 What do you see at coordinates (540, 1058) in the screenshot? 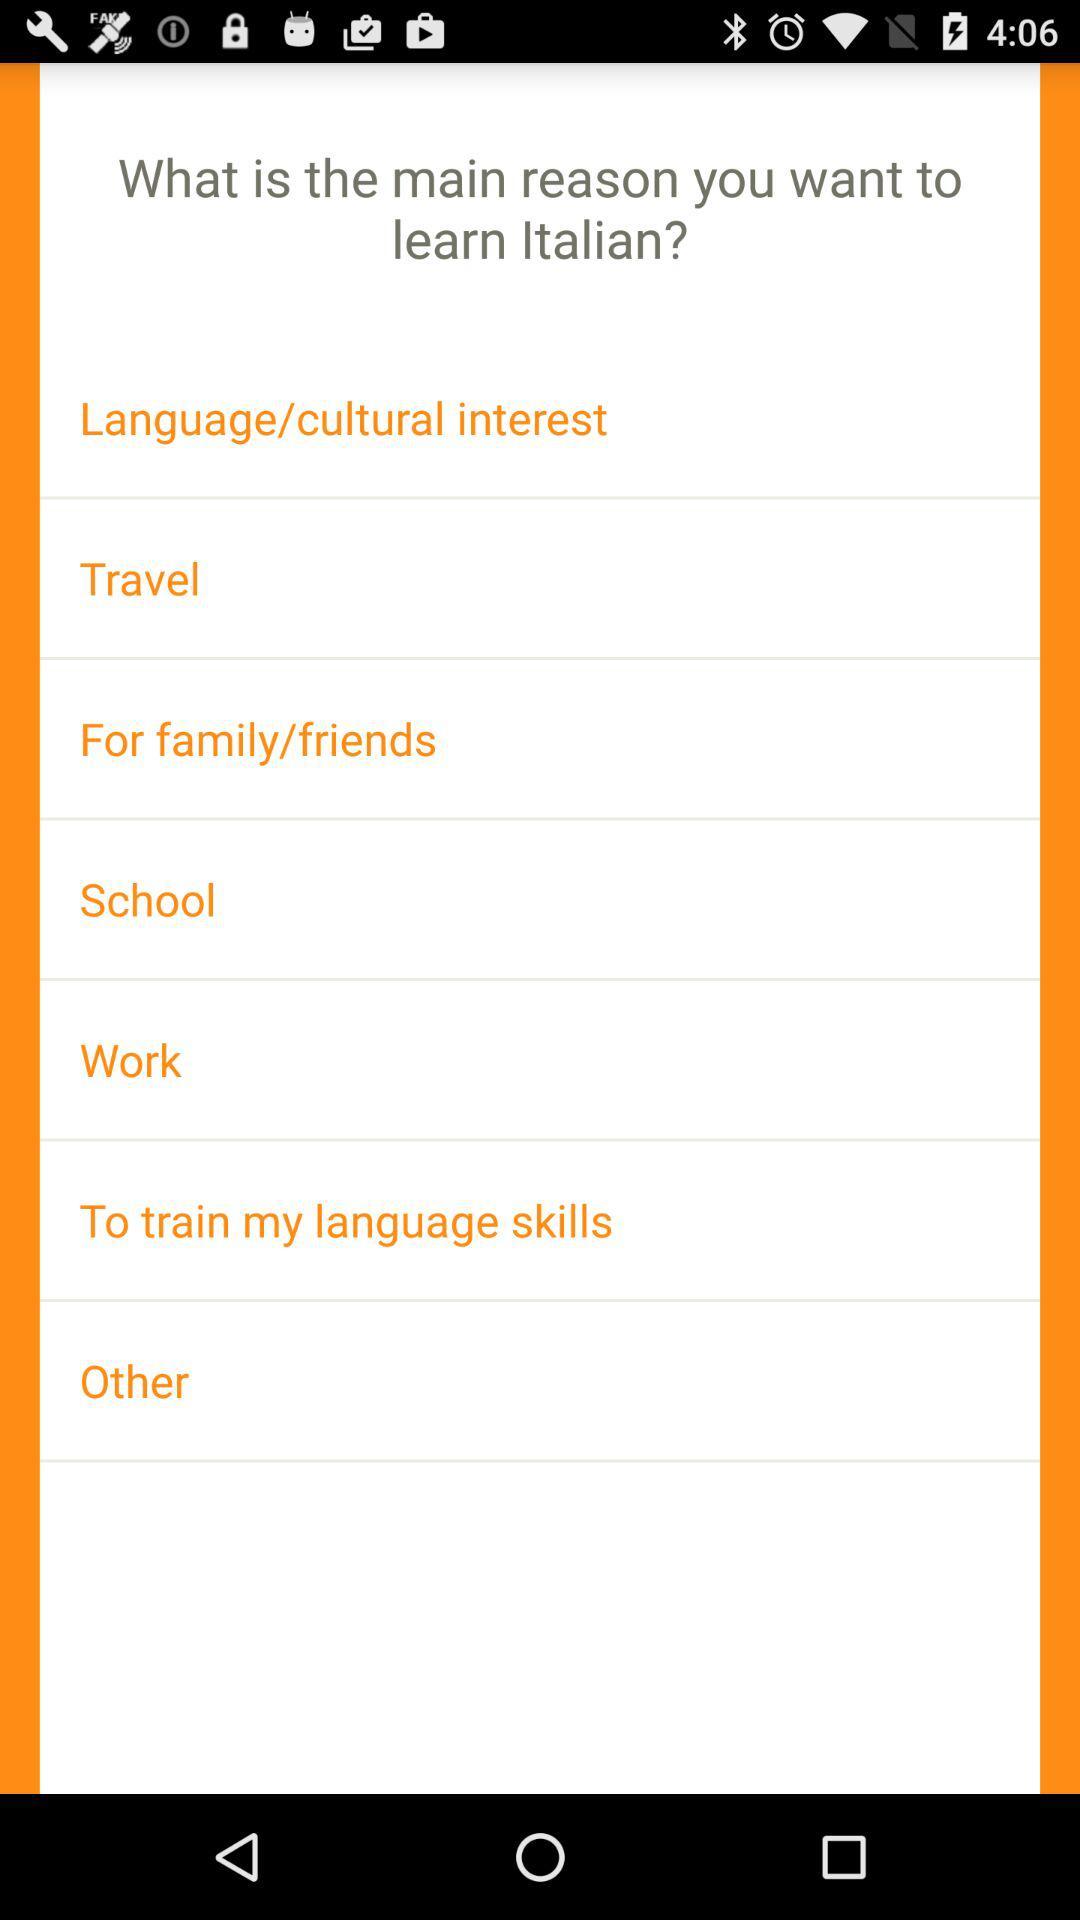
I see `work app` at bounding box center [540, 1058].